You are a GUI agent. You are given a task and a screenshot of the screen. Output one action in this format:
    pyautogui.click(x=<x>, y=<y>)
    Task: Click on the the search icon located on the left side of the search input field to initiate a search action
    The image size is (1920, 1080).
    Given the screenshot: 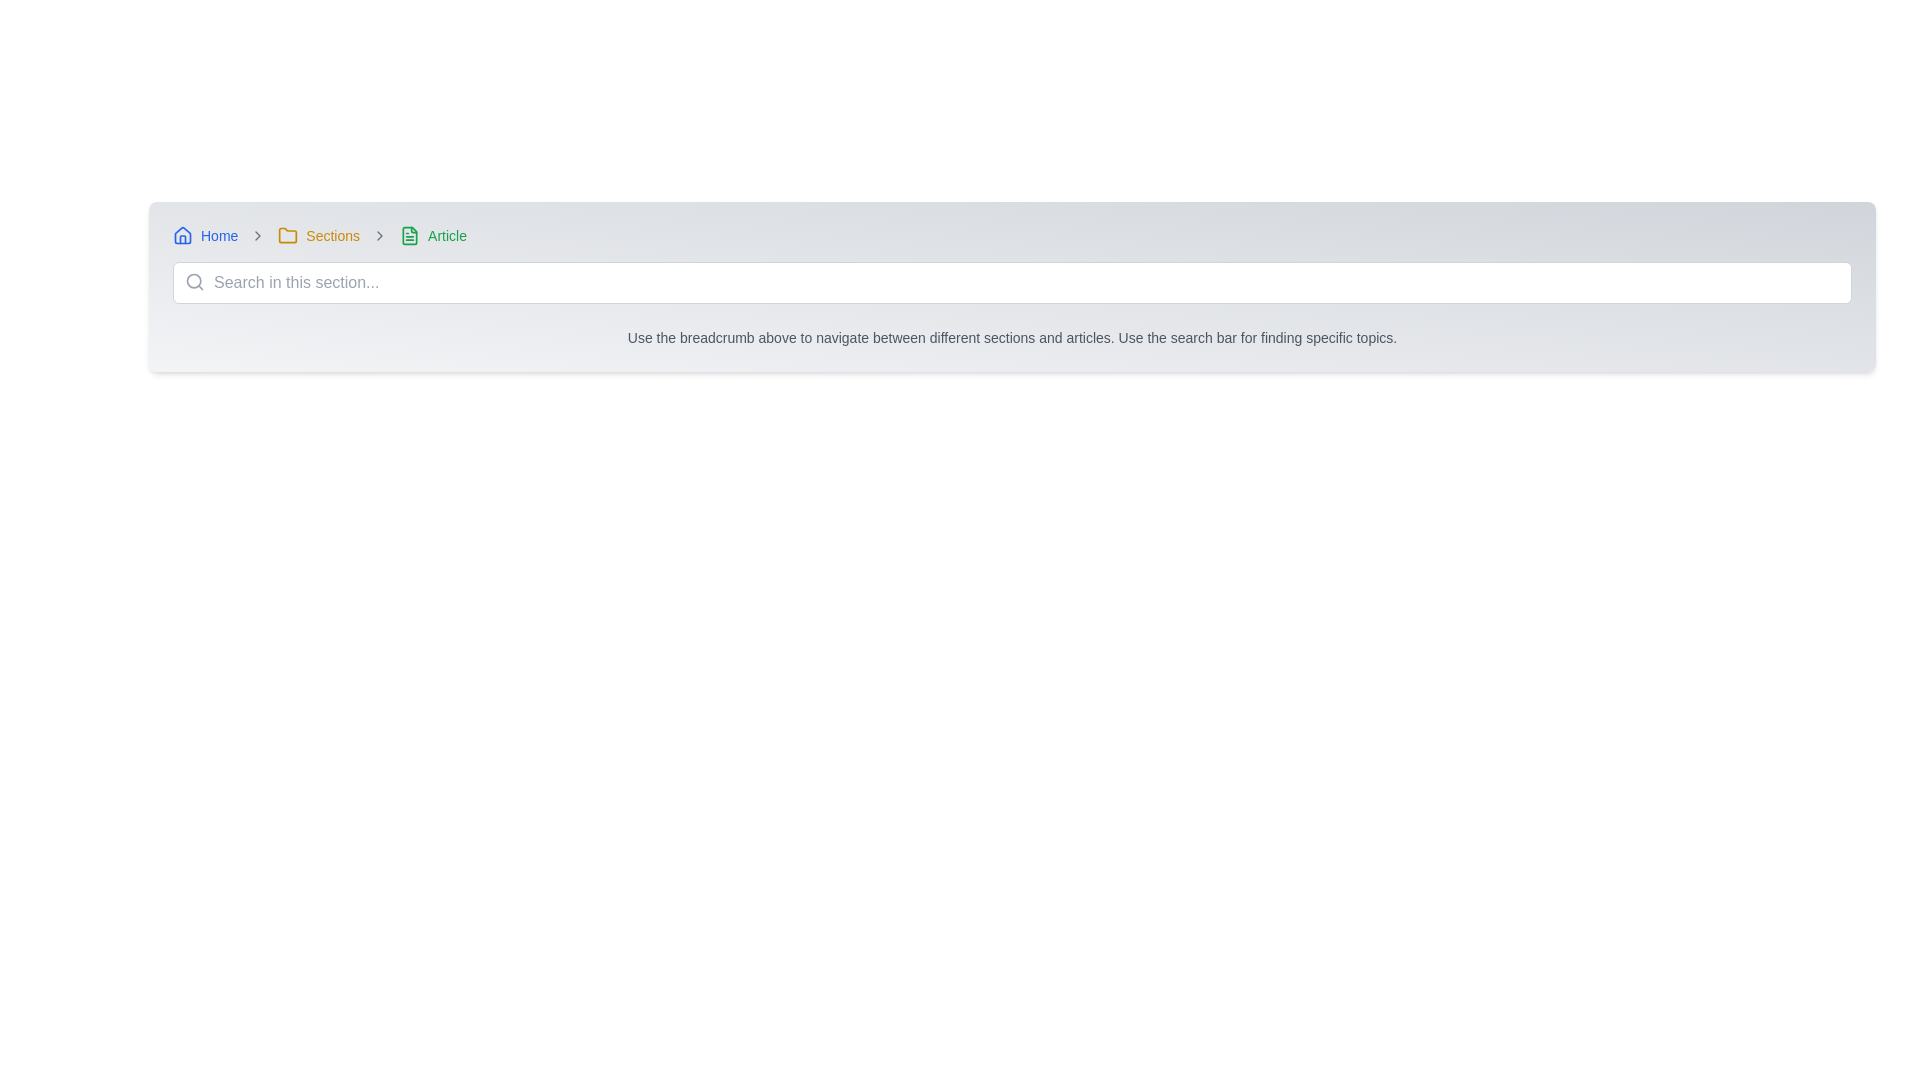 What is the action you would take?
    pyautogui.click(x=195, y=281)
    